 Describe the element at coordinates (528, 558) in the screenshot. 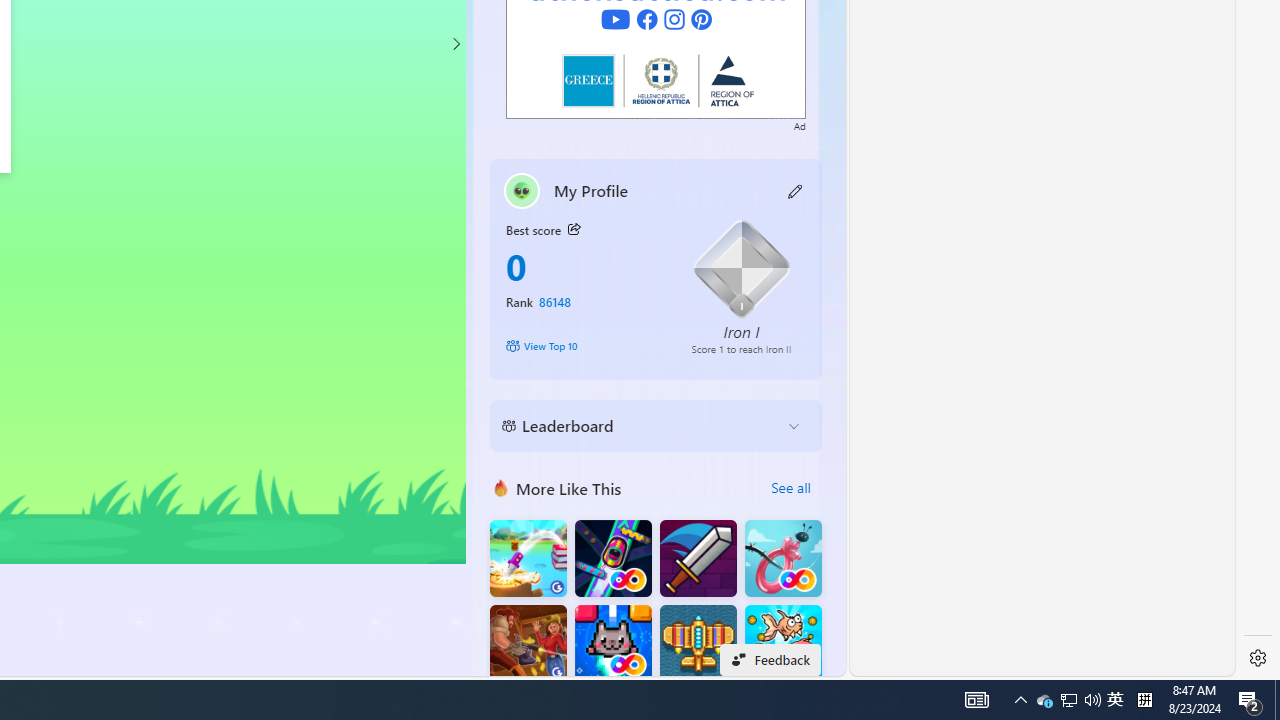

I see `'Knife Flip'` at that location.